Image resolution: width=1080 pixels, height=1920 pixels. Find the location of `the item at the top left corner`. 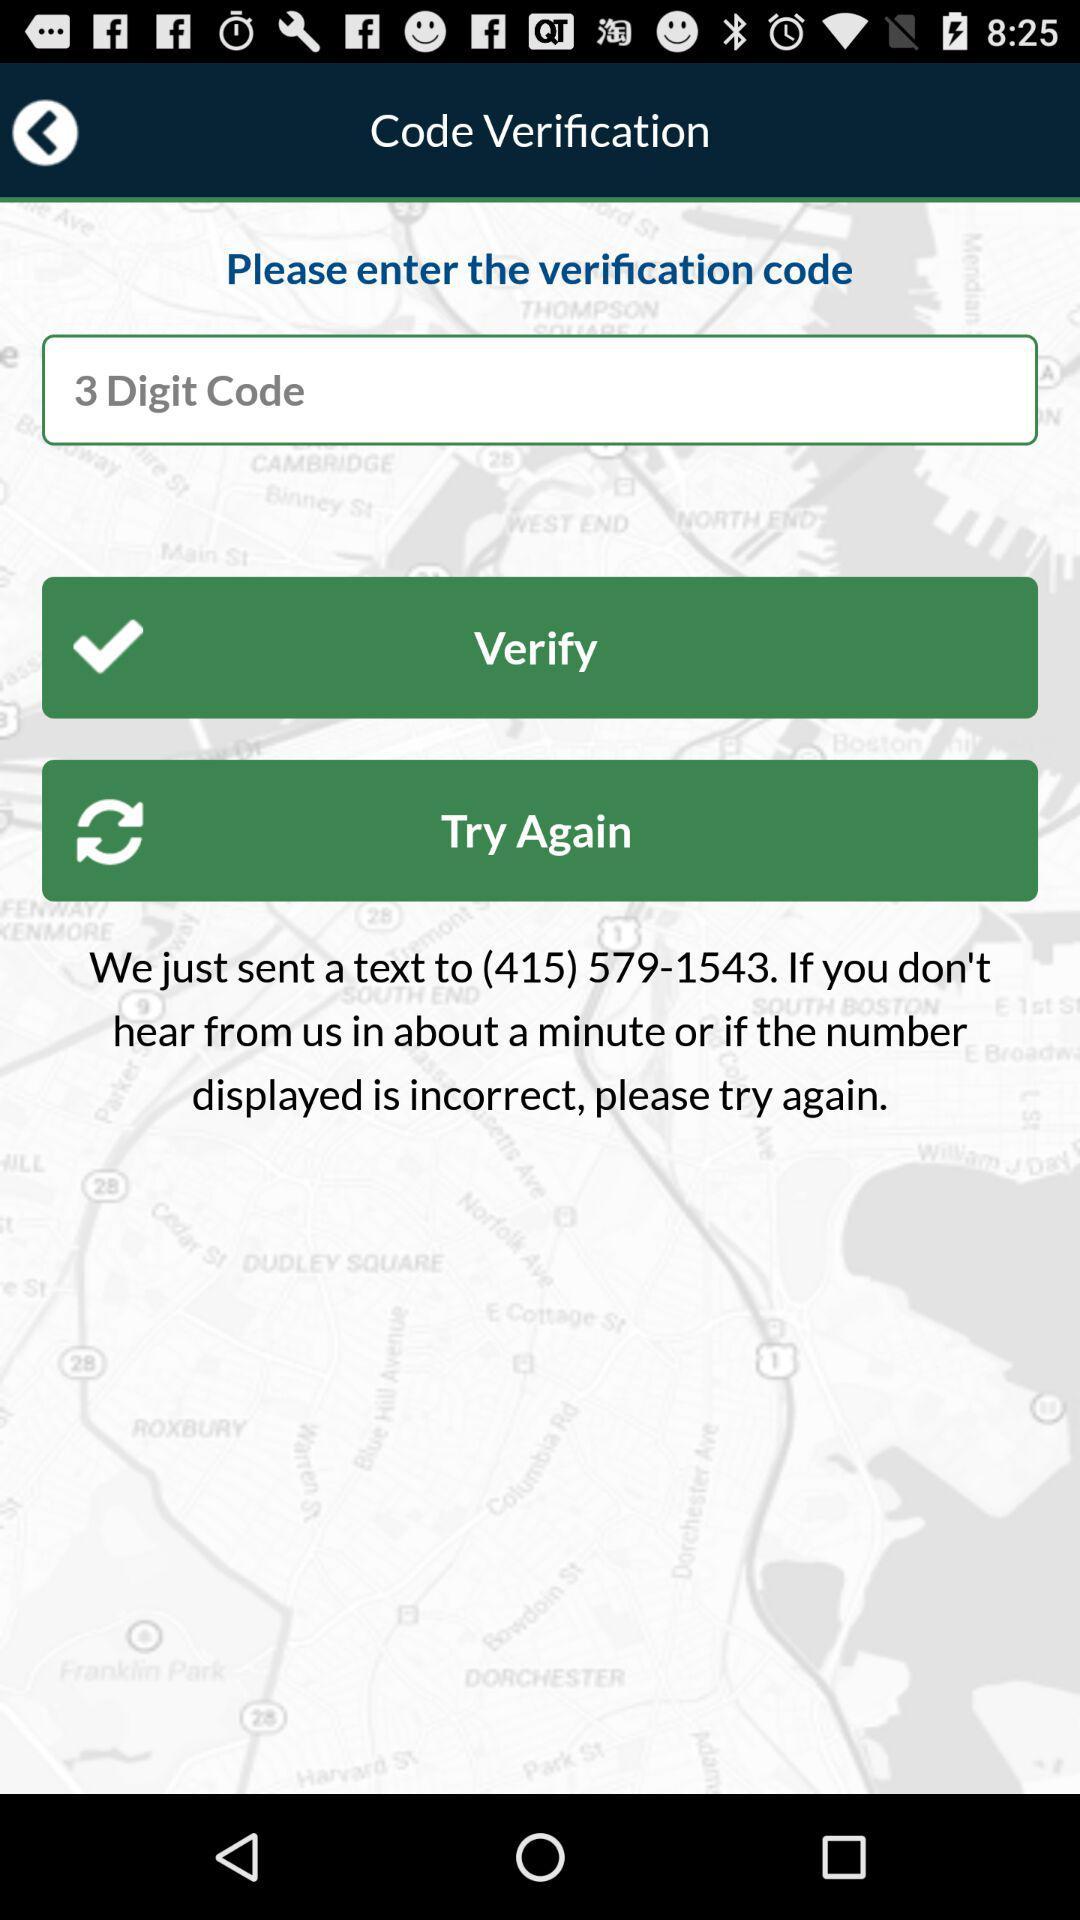

the item at the top left corner is located at coordinates (45, 131).